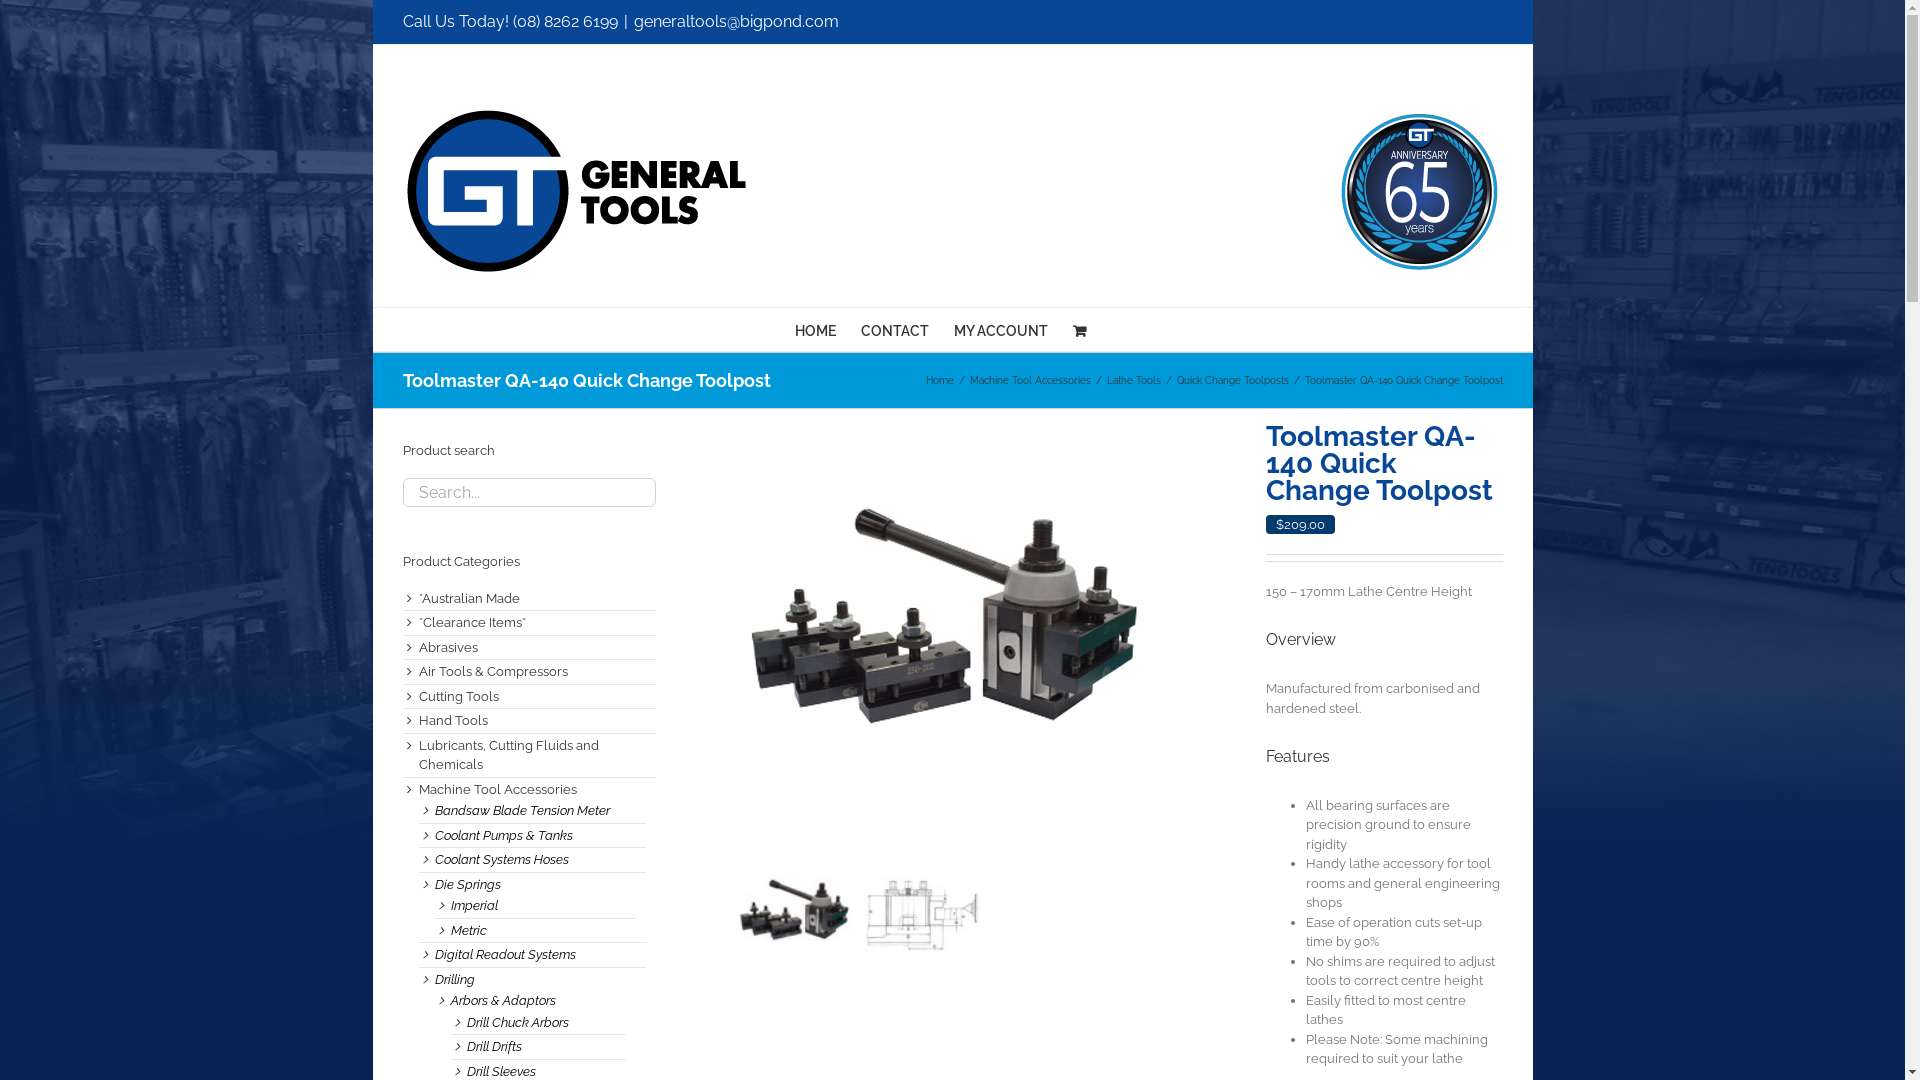 The image size is (1920, 1080). I want to click on 'Drilling', so click(453, 978).